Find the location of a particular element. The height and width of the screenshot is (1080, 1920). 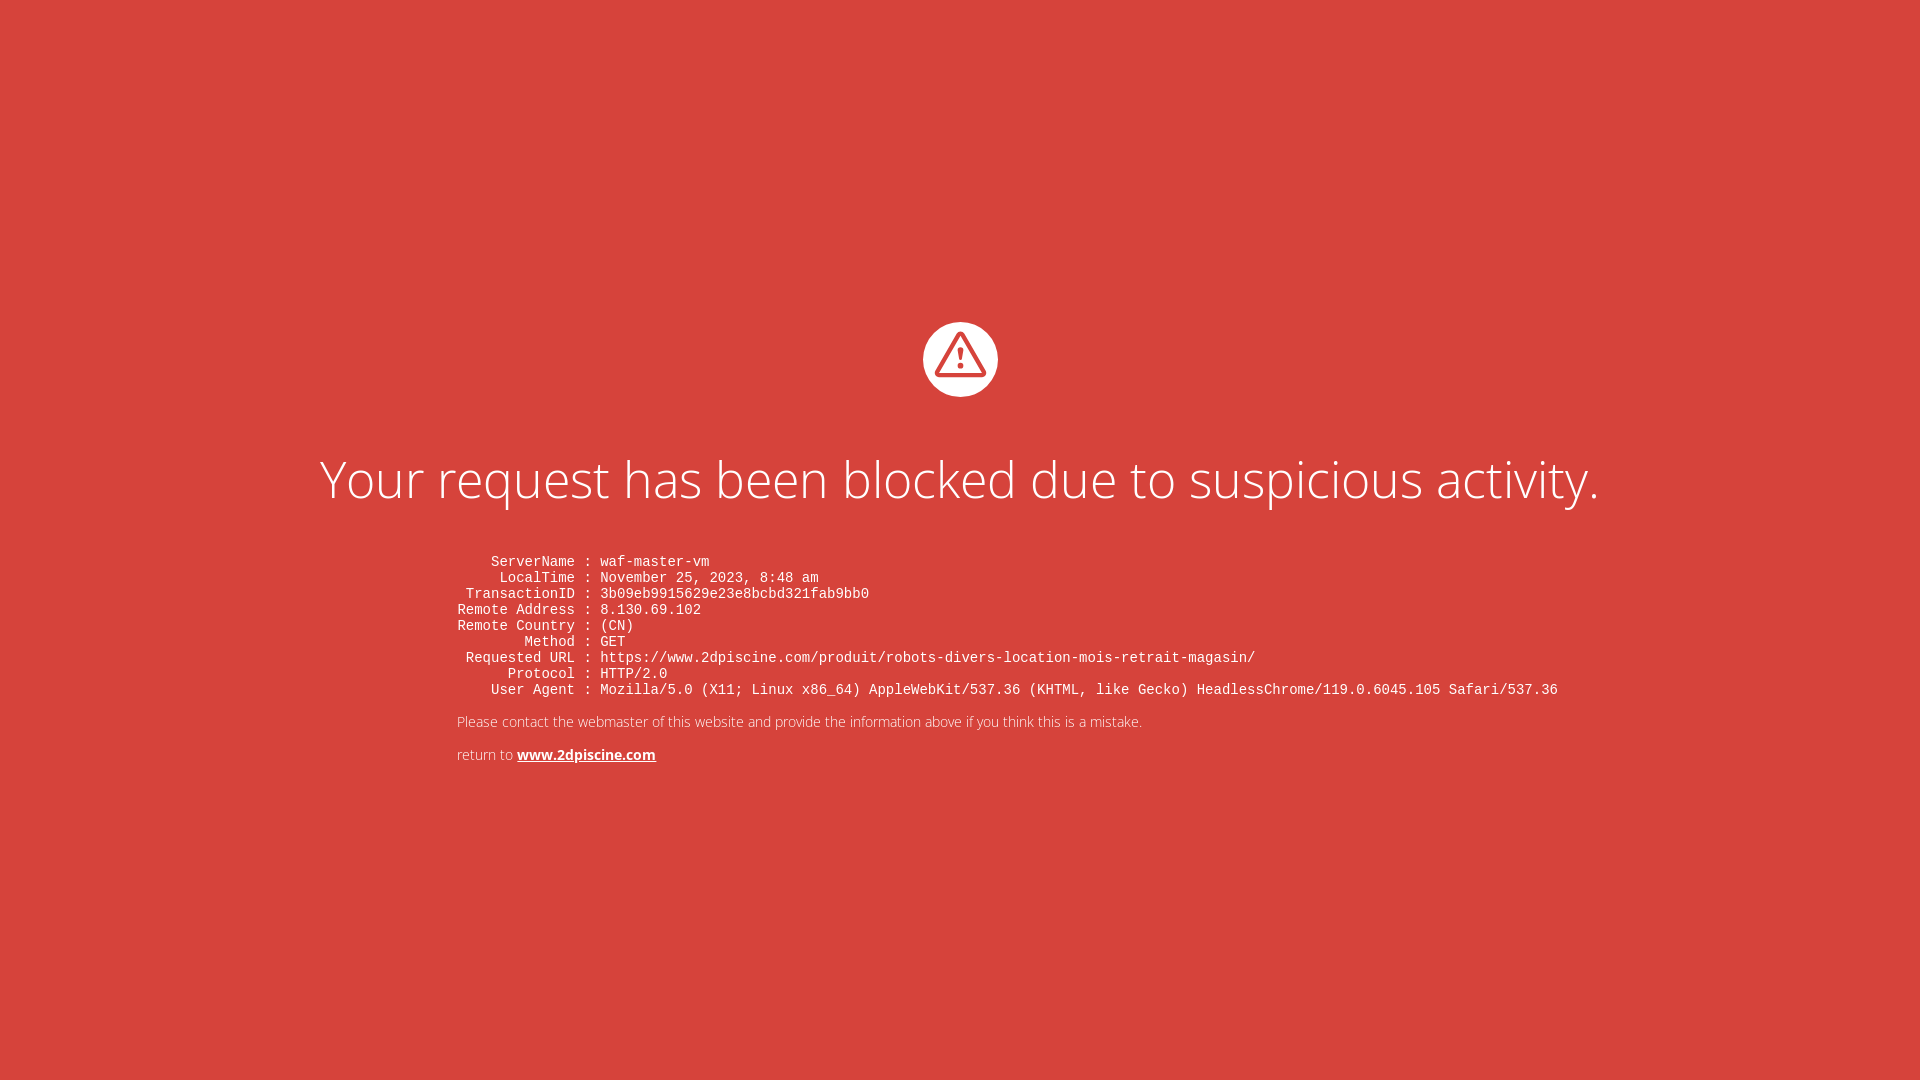

'www.2dpiscine.com' is located at coordinates (585, 754).